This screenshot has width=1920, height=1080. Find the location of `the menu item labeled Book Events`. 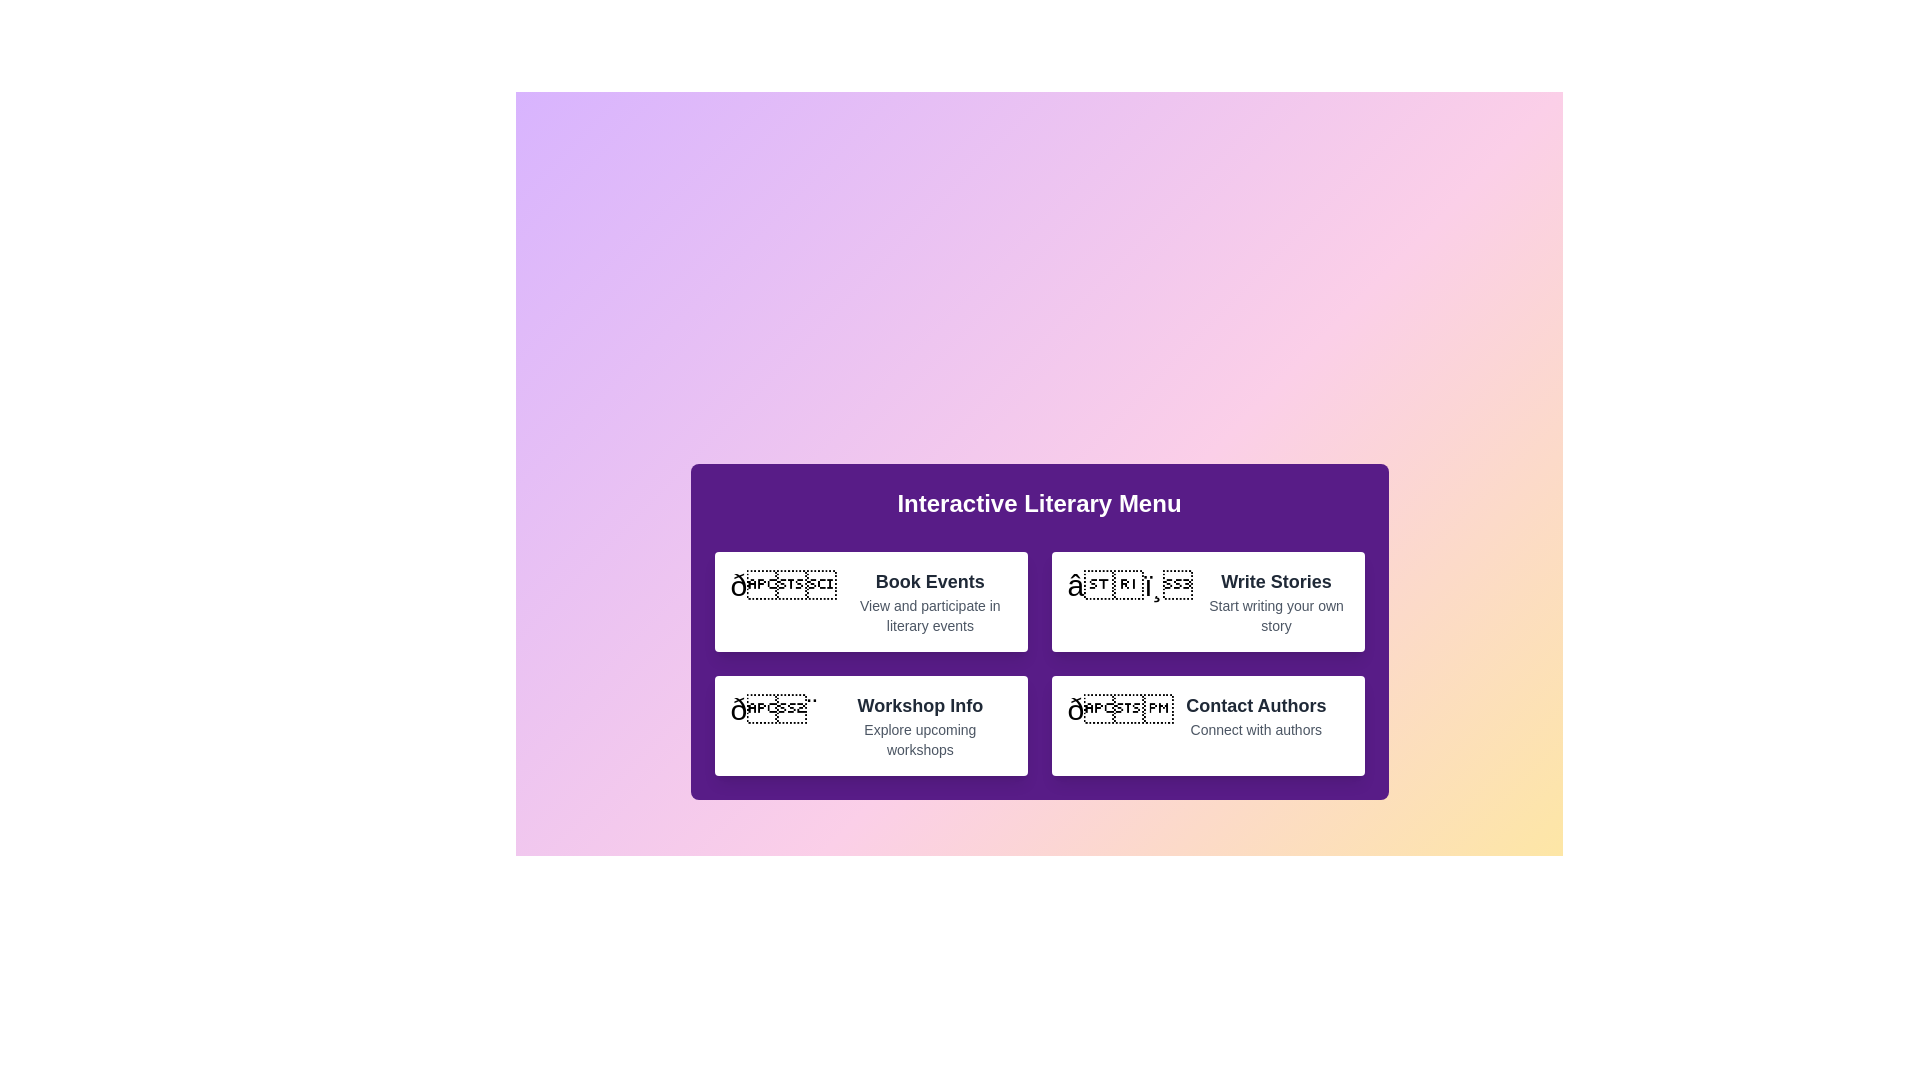

the menu item labeled Book Events is located at coordinates (870, 600).